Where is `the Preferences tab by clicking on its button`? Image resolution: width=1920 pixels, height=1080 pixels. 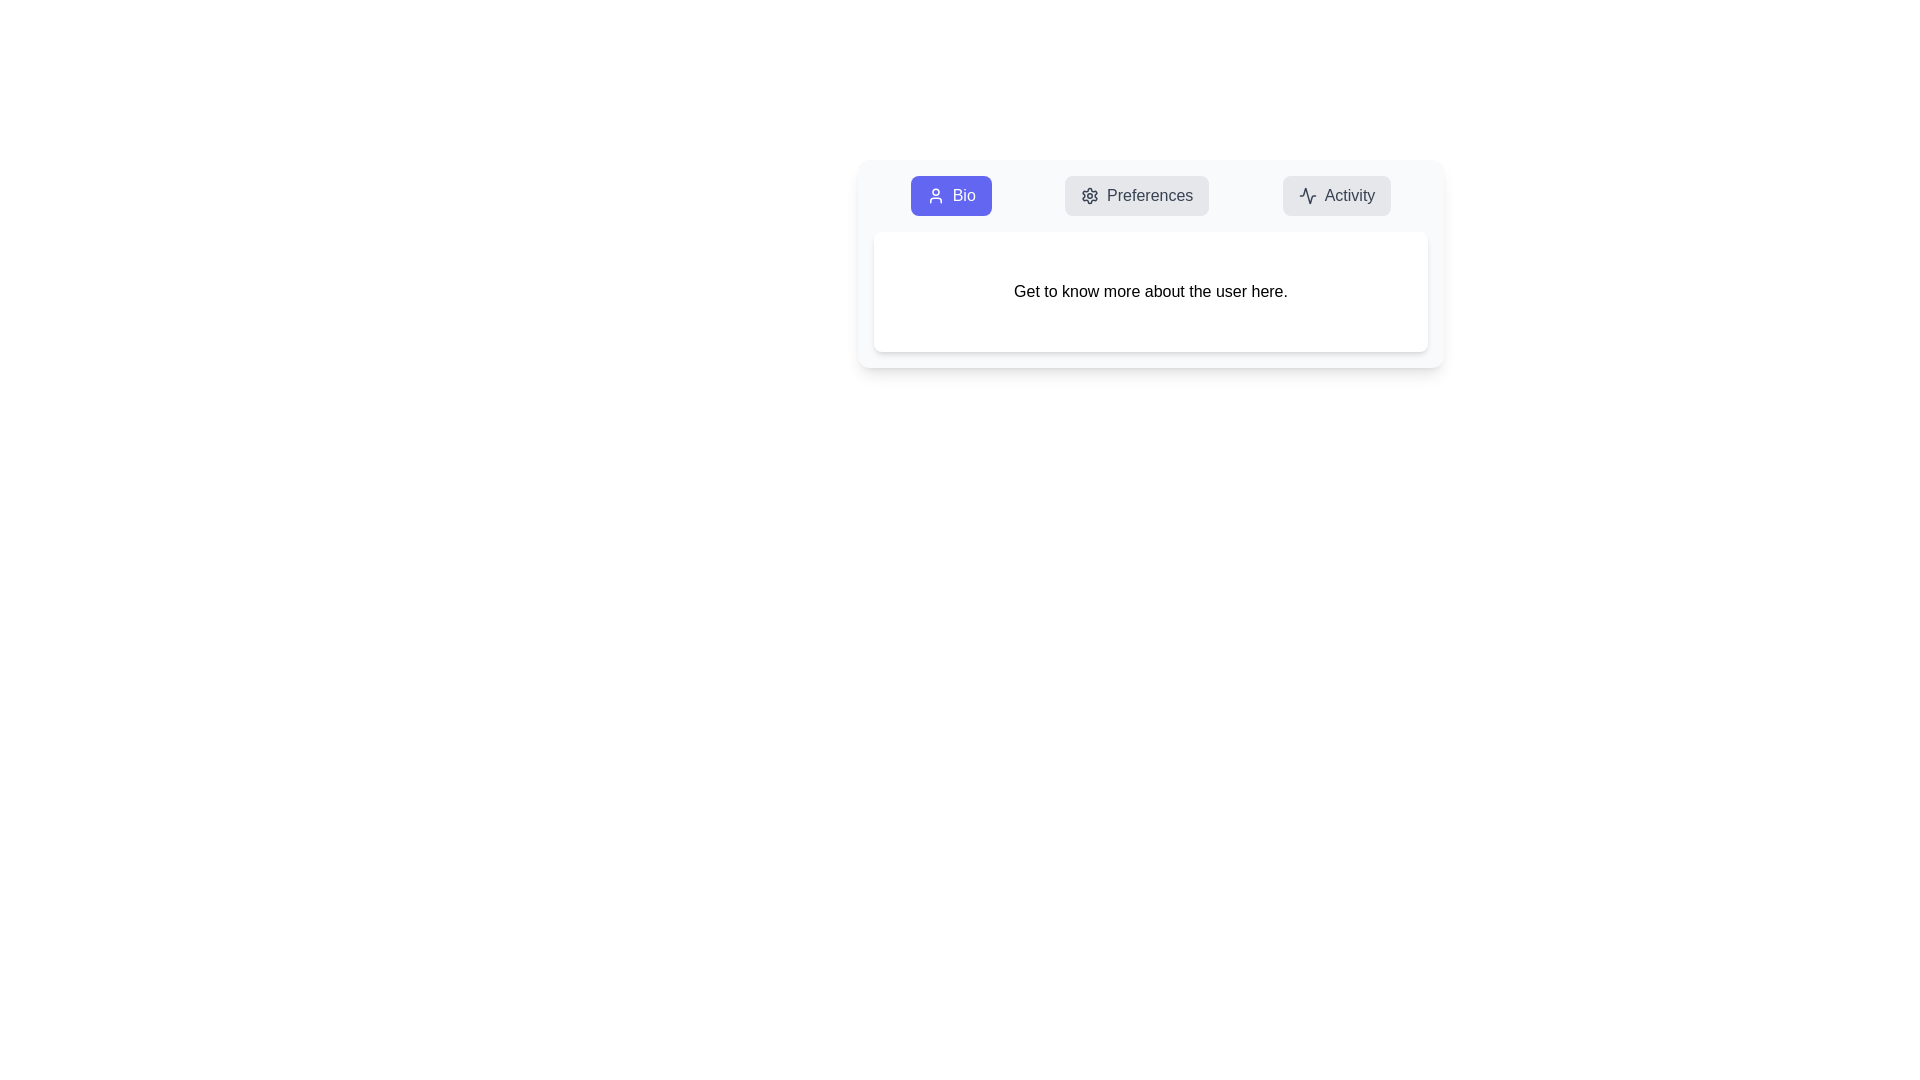
the Preferences tab by clicking on its button is located at coordinates (1137, 196).